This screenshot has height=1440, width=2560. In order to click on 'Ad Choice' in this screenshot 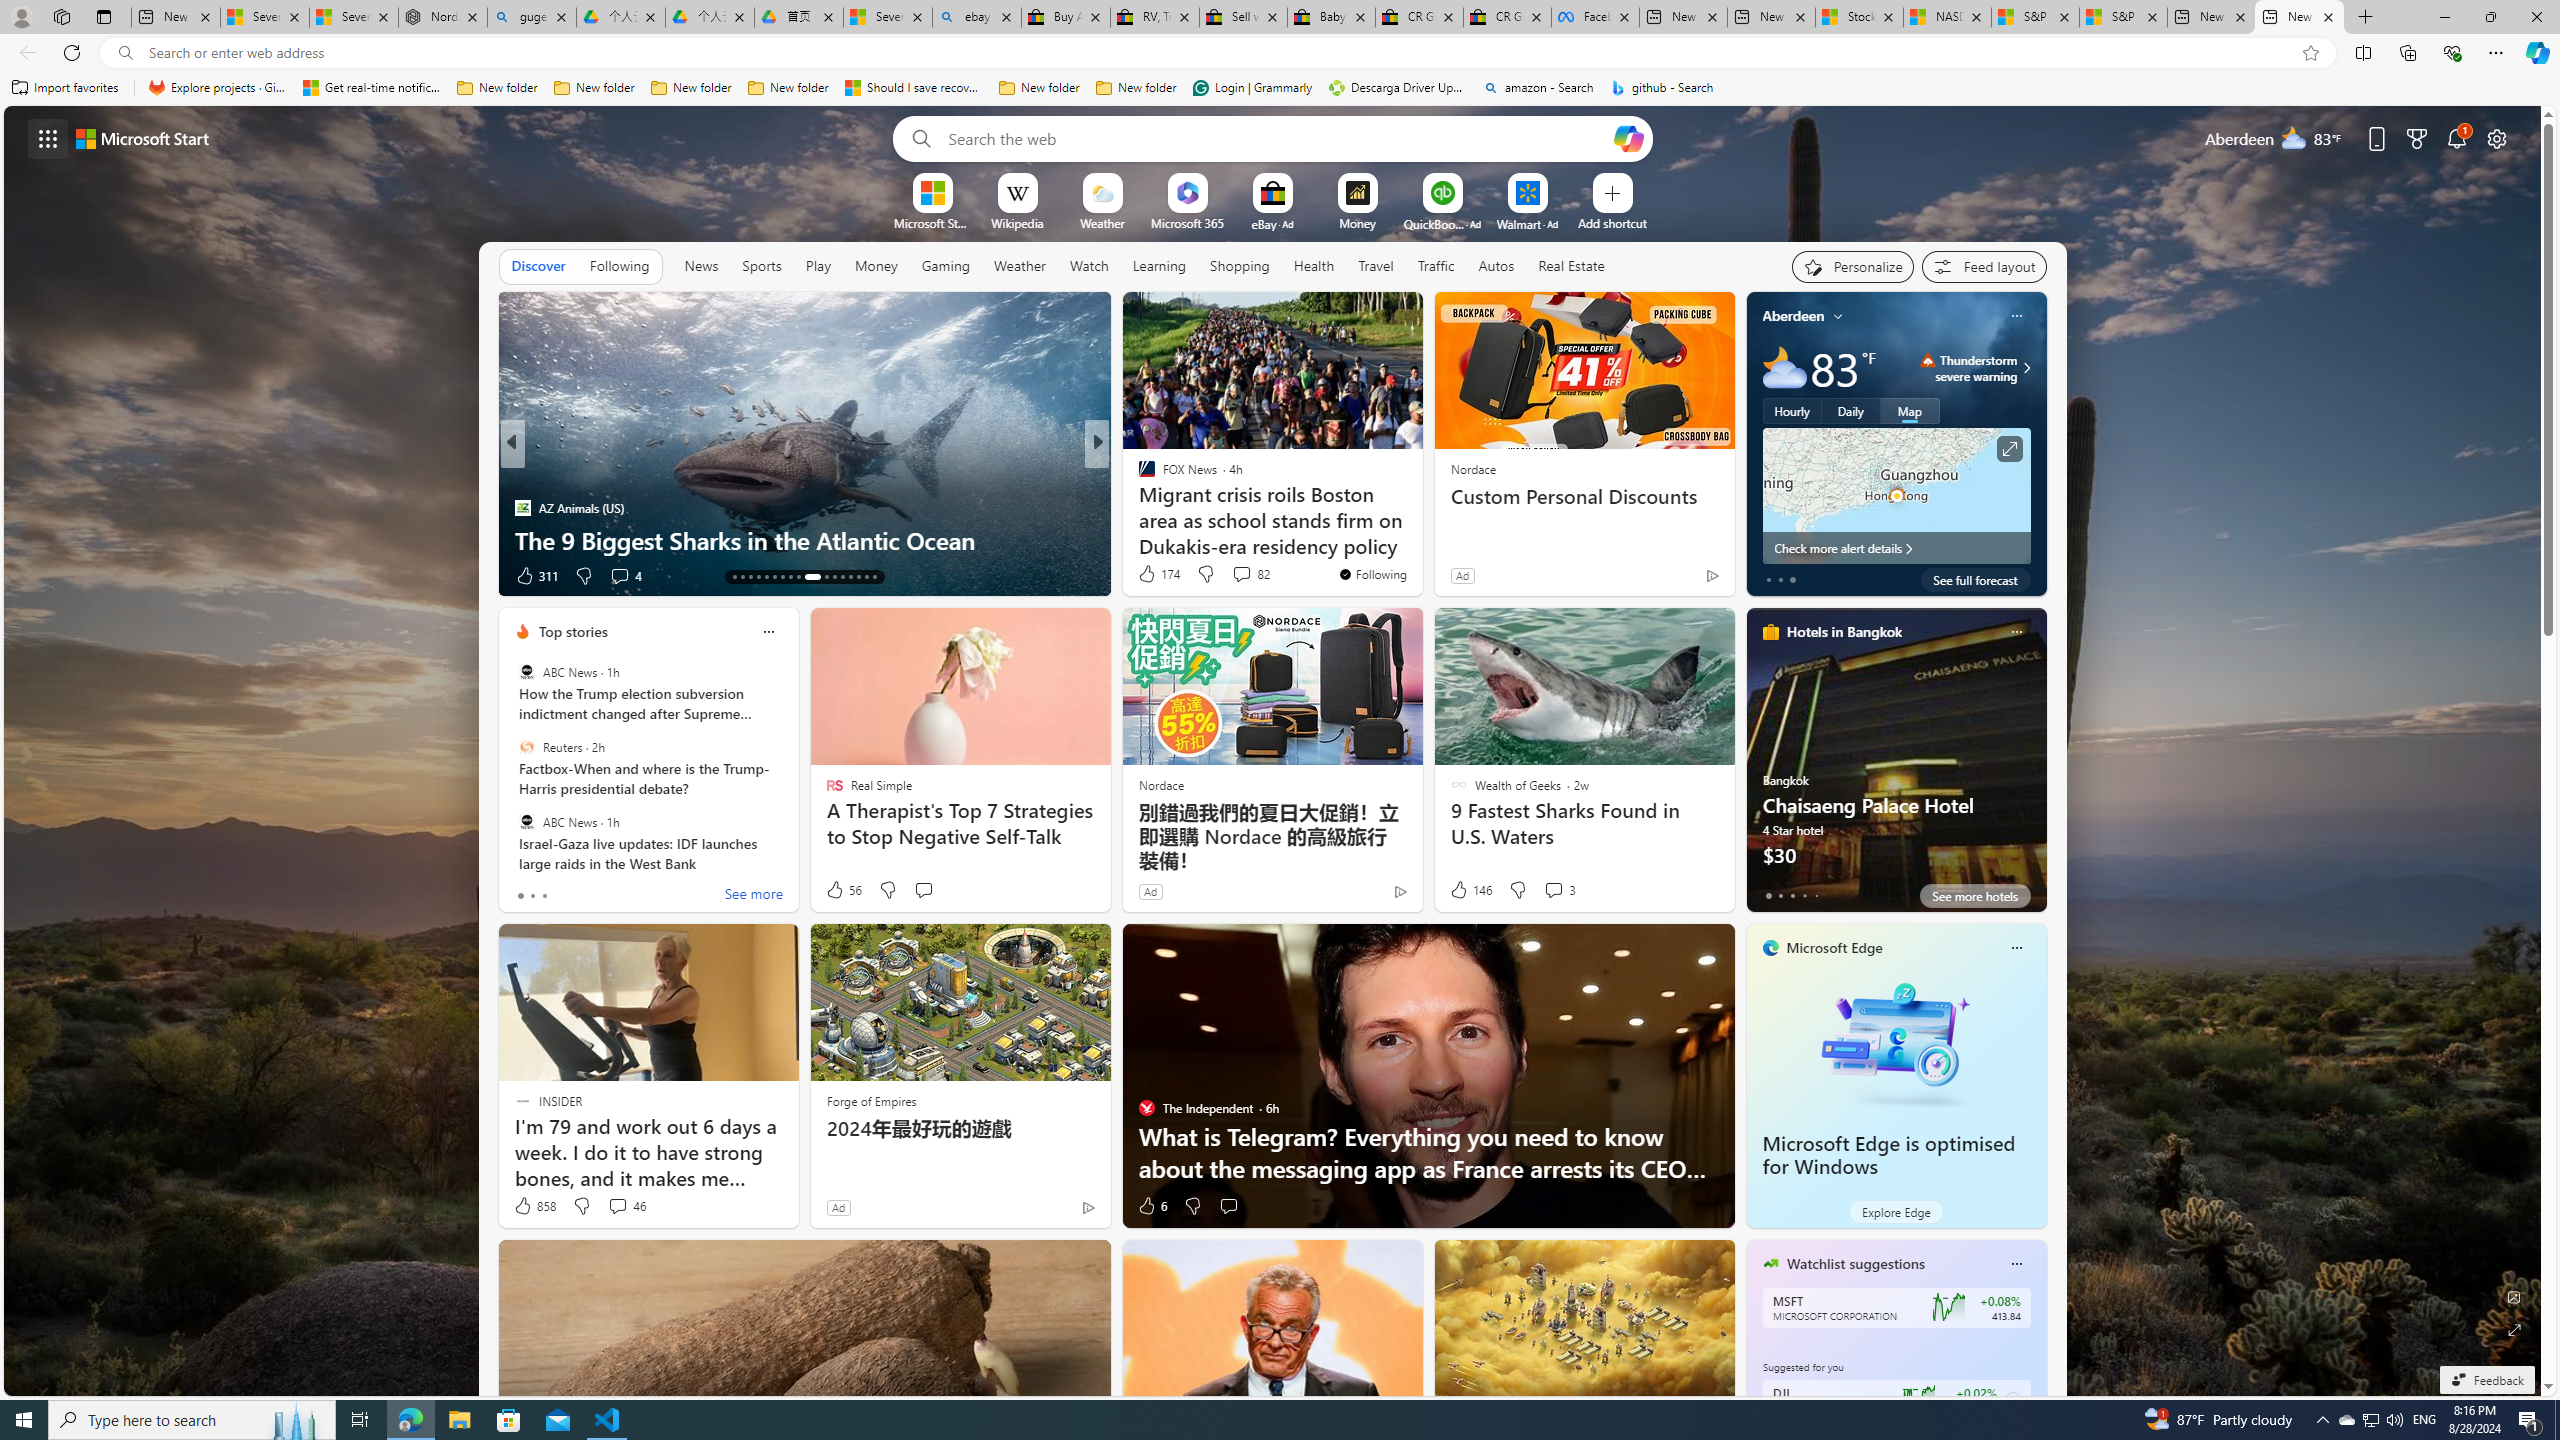, I will do `click(1088, 1206)`.